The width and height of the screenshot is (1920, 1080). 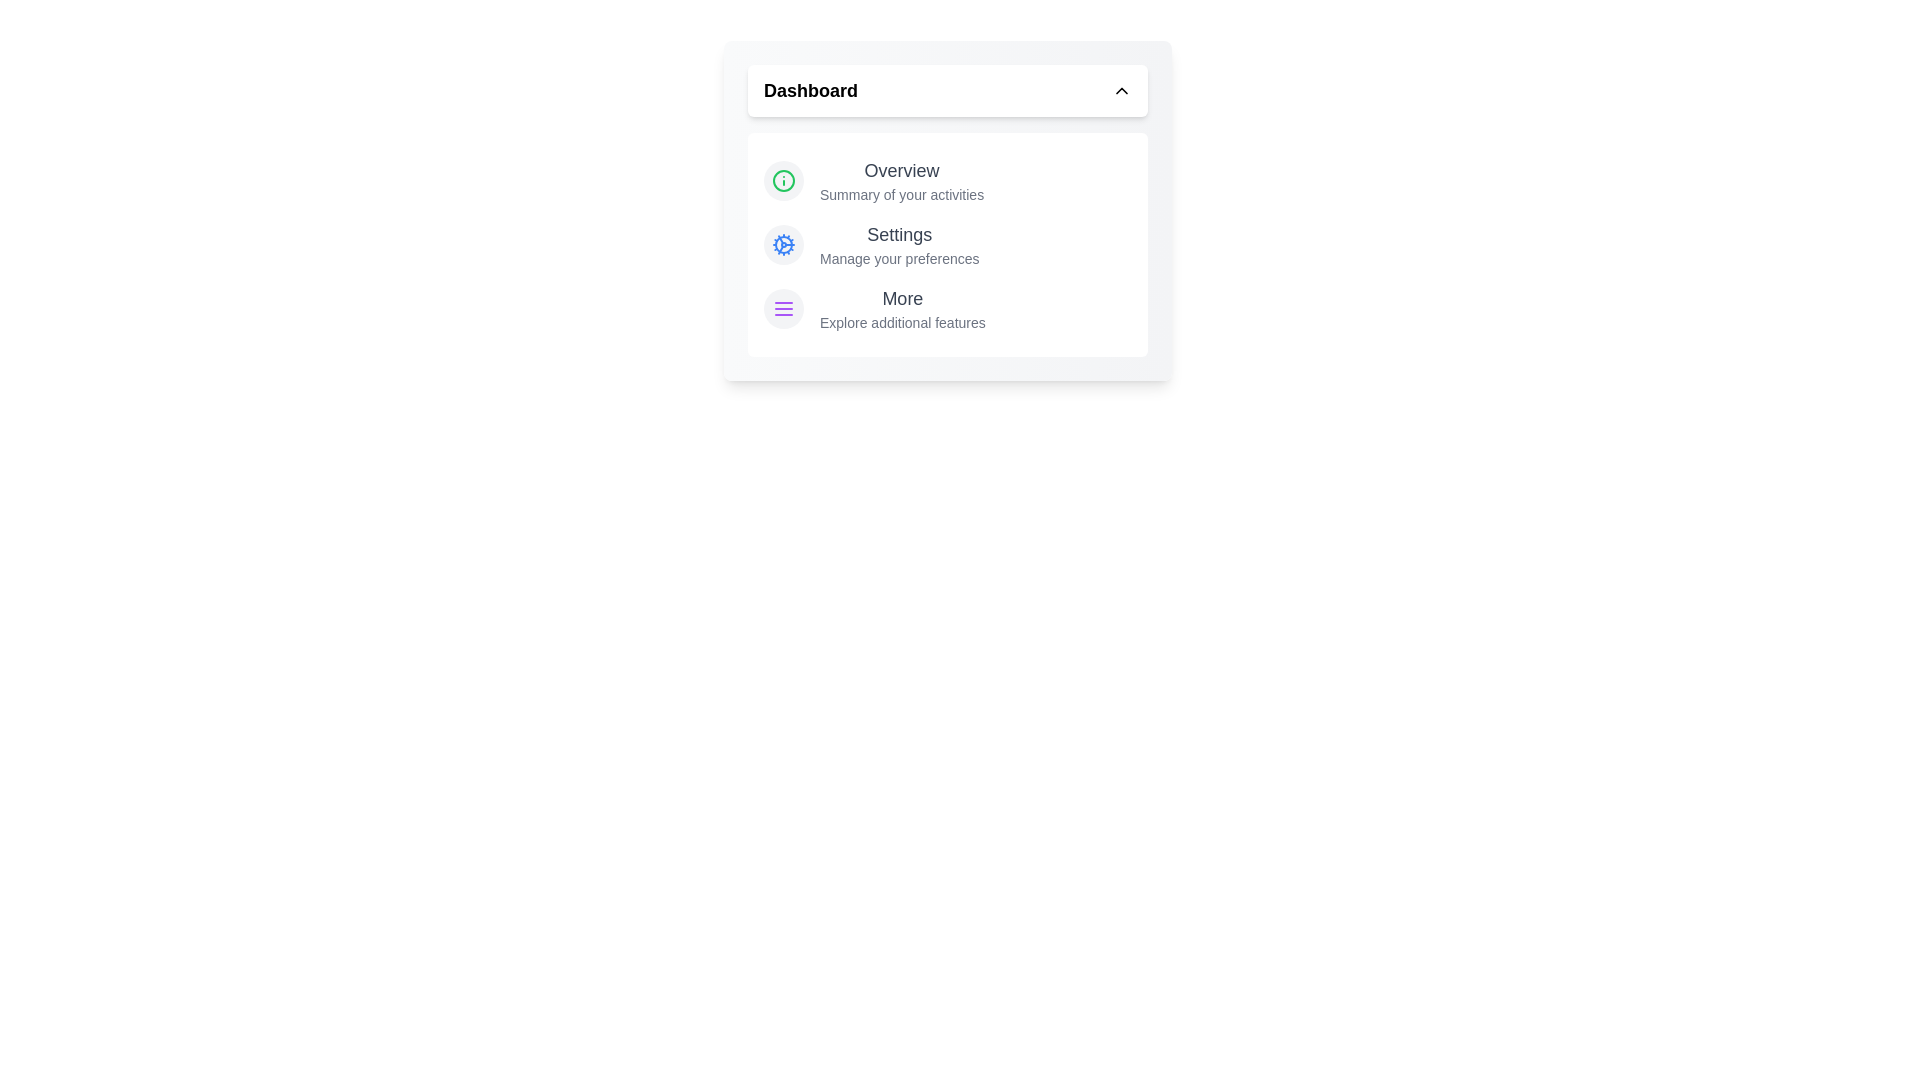 What do you see at coordinates (947, 91) in the screenshot?
I see `the dashboard header to toggle the menu visibility` at bounding box center [947, 91].